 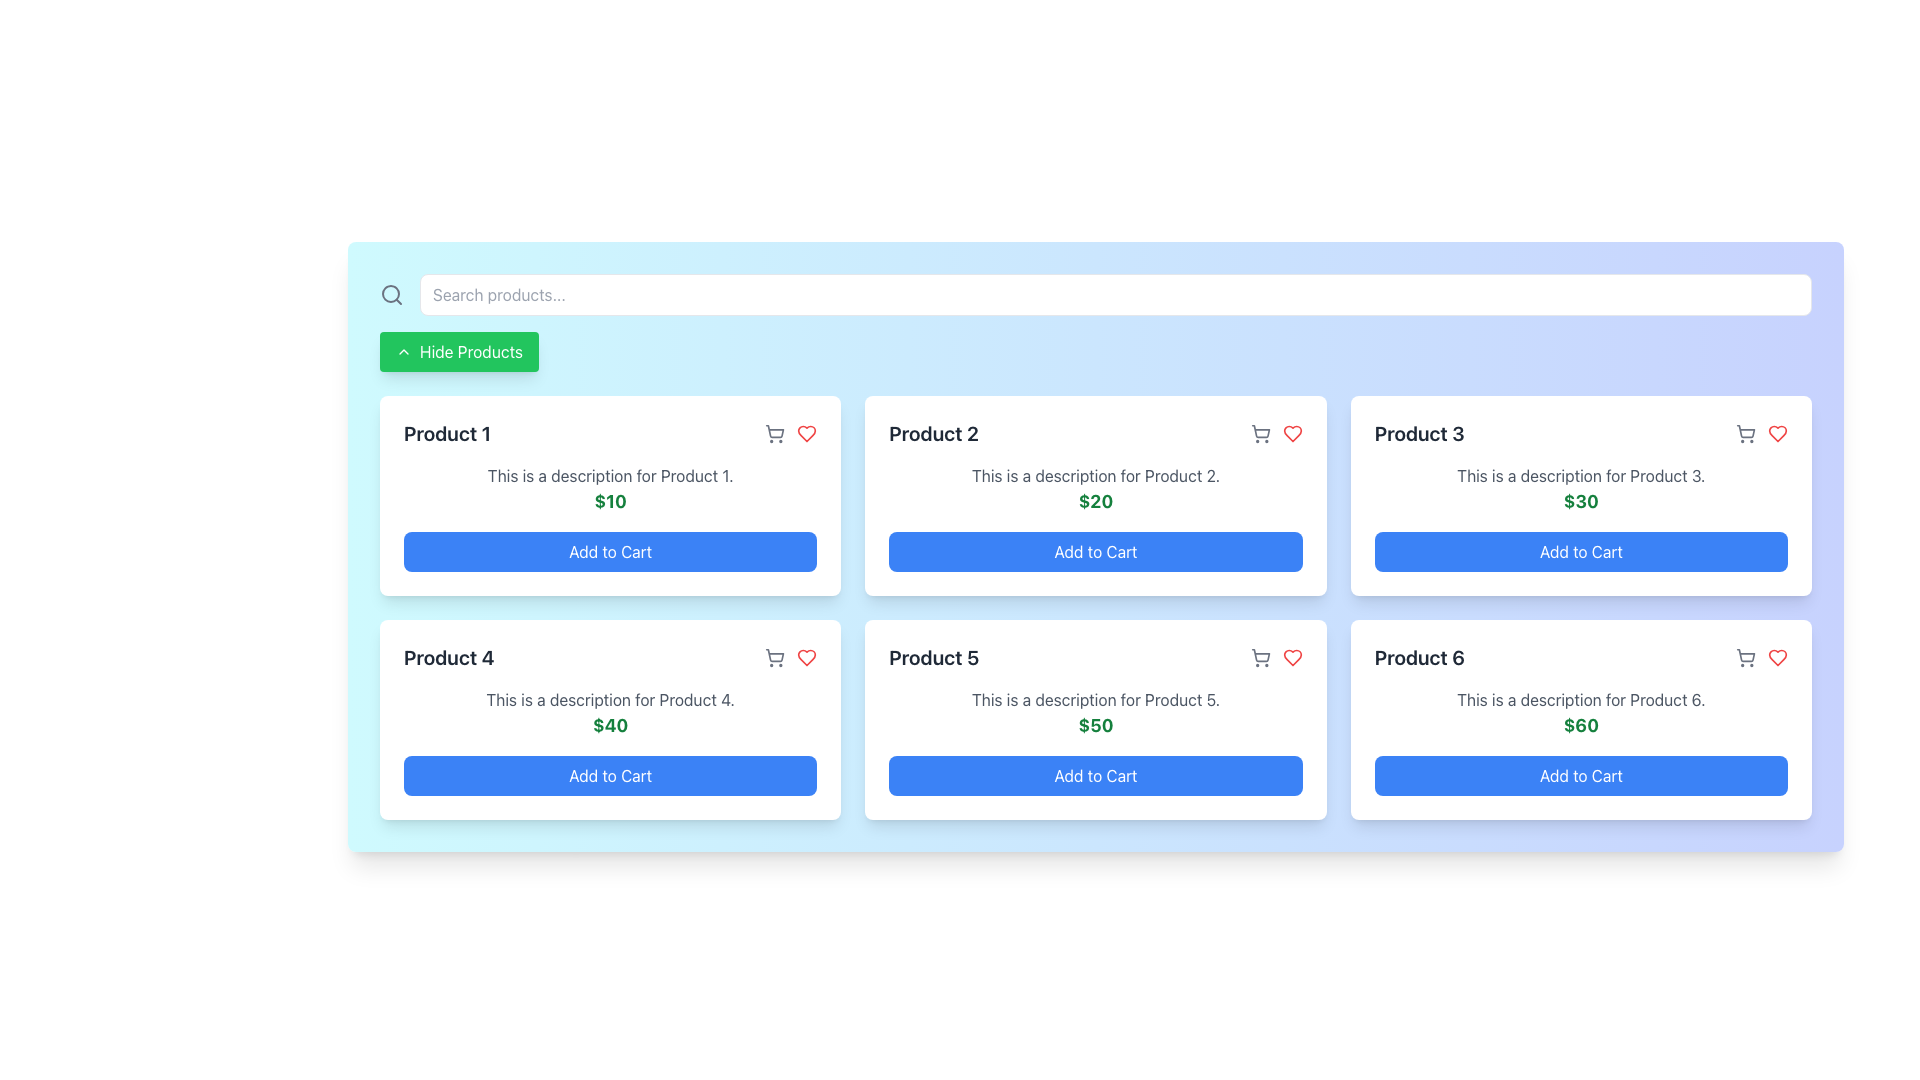 What do you see at coordinates (609, 725) in the screenshot?
I see `the price label displaying '$40' for 'Product 4', which is prominently styled in green and located centrally between the product description and the 'Add to Cart' button` at bounding box center [609, 725].